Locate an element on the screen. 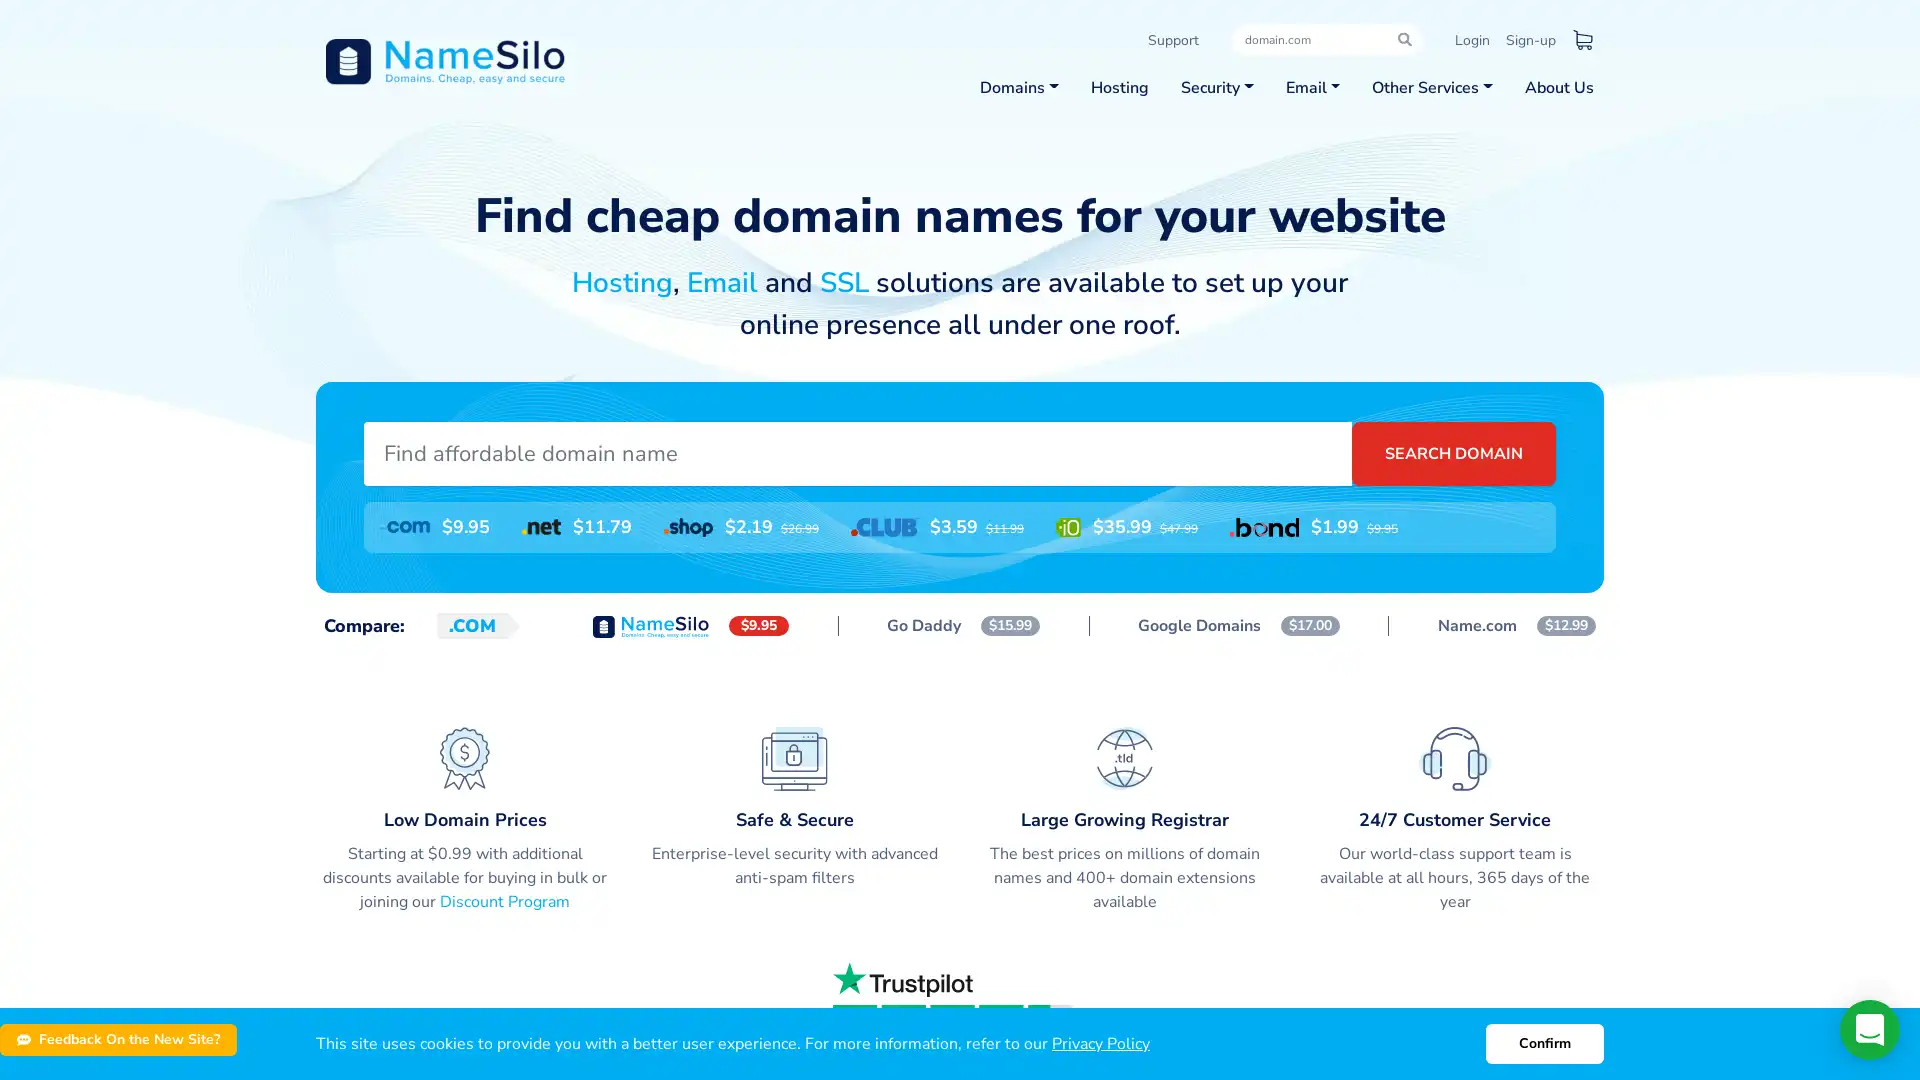 This screenshot has width=1920, height=1080. SEARCH DOMAIN is located at coordinates (1454, 452).